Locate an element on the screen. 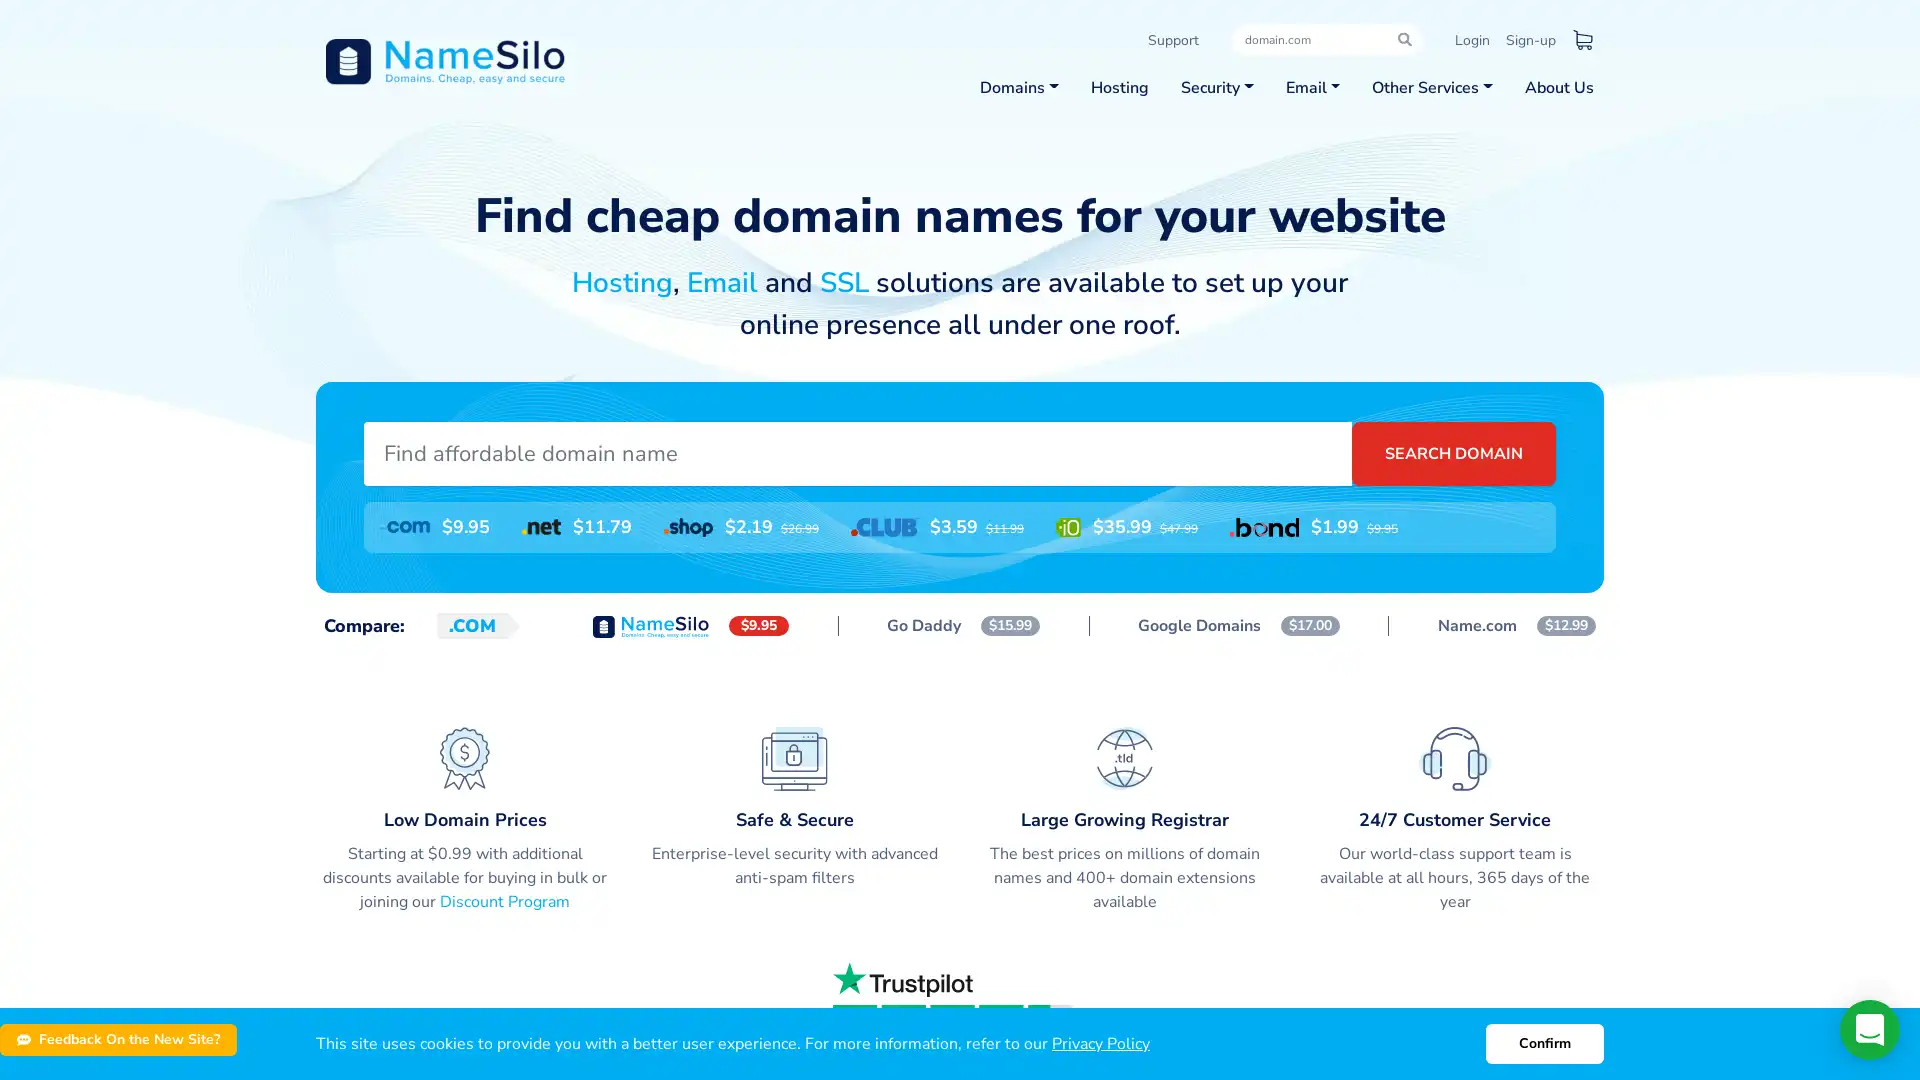 This screenshot has width=1920, height=1080. SEARCH DOMAIN is located at coordinates (1454, 452).